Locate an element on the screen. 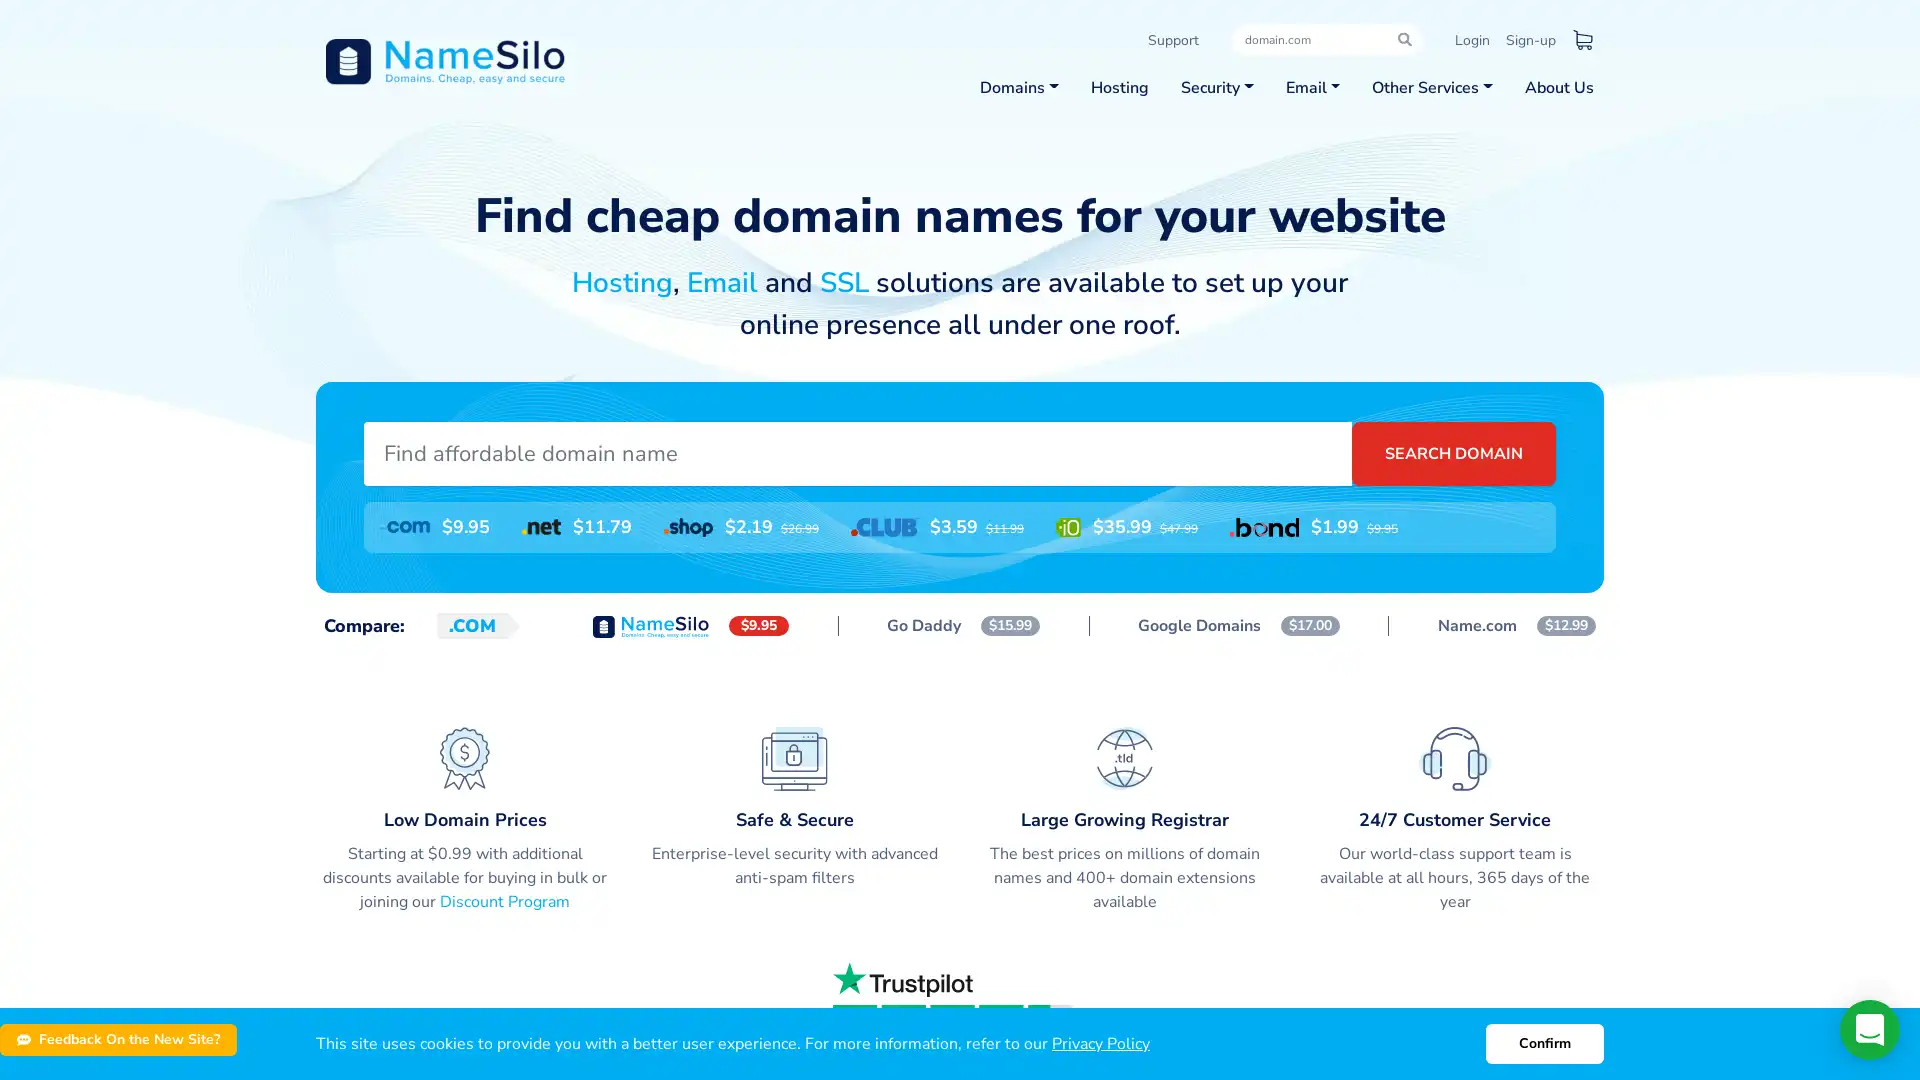 This screenshot has width=1920, height=1080. SEARCH DOMAIN is located at coordinates (1454, 452).